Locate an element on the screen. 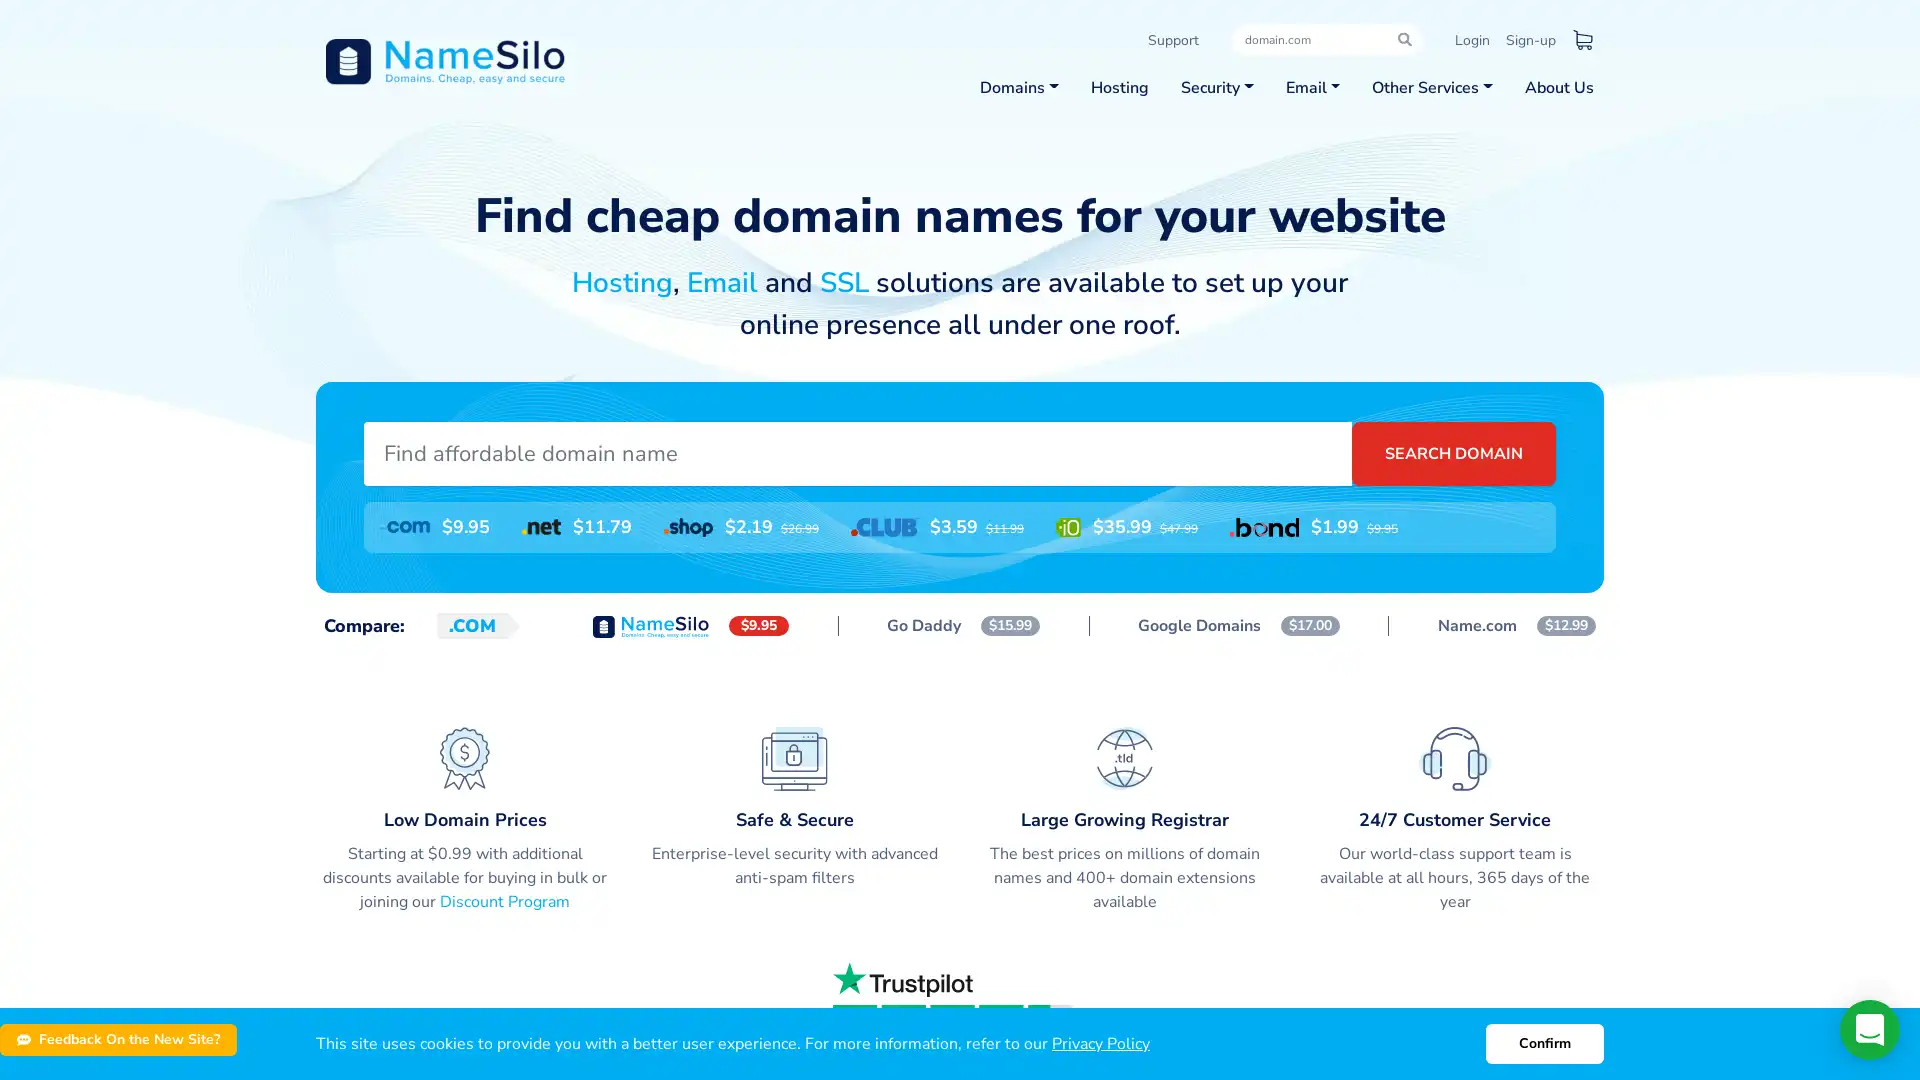 This screenshot has width=1920, height=1080. SEARCH DOMAIN is located at coordinates (1454, 452).